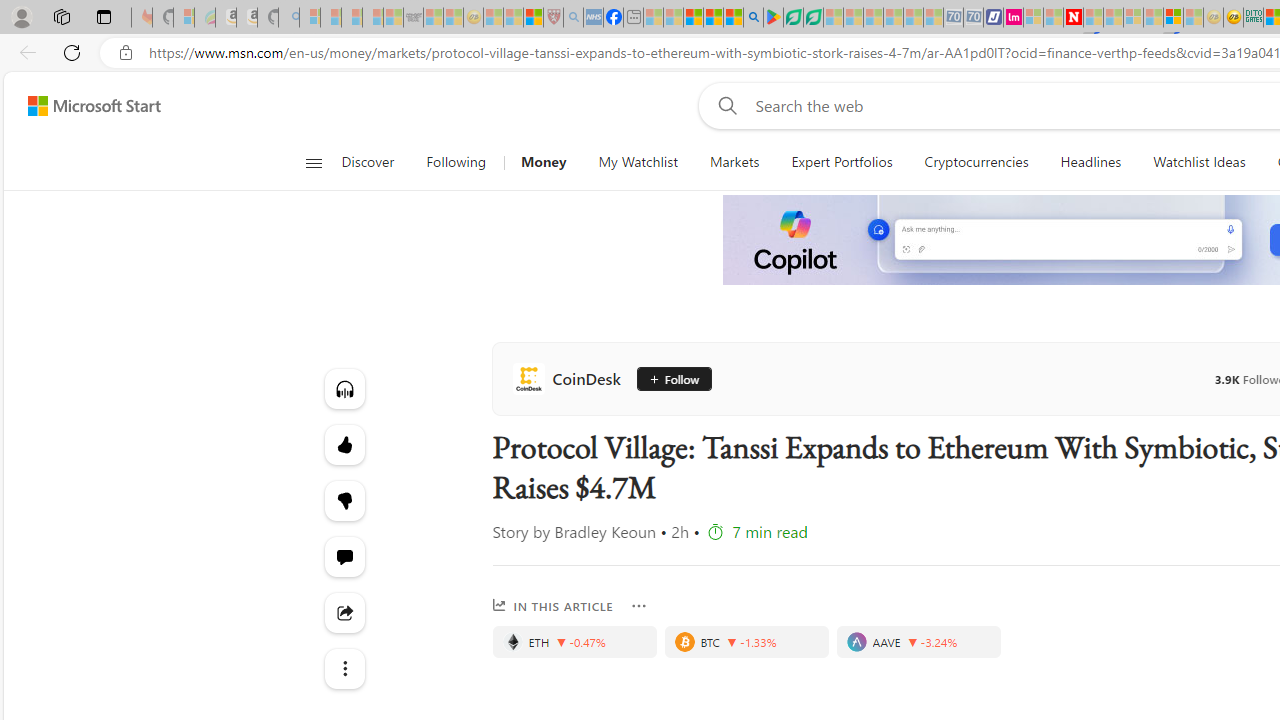 The image size is (1280, 720). Describe the element at coordinates (533, 17) in the screenshot. I see `'Local - MSN'` at that location.